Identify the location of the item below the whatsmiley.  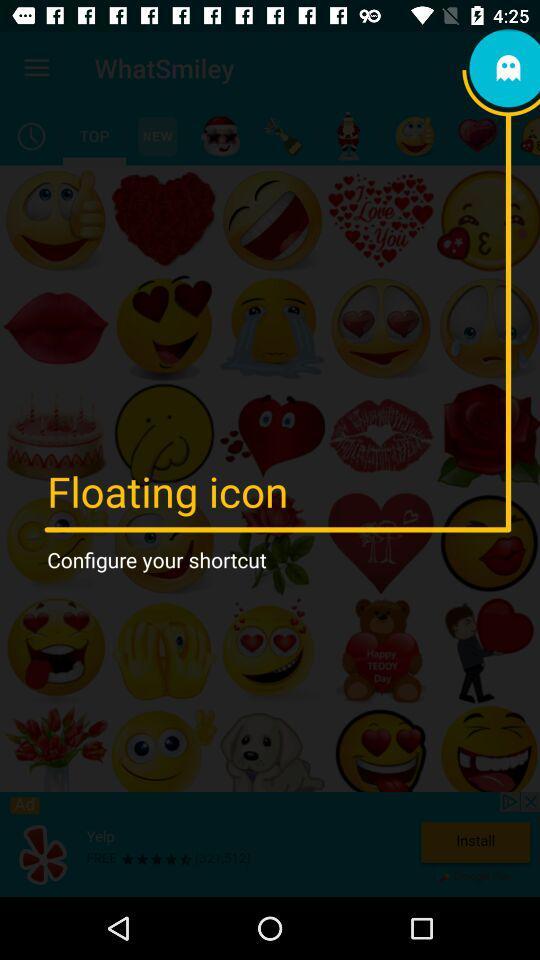
(219, 135).